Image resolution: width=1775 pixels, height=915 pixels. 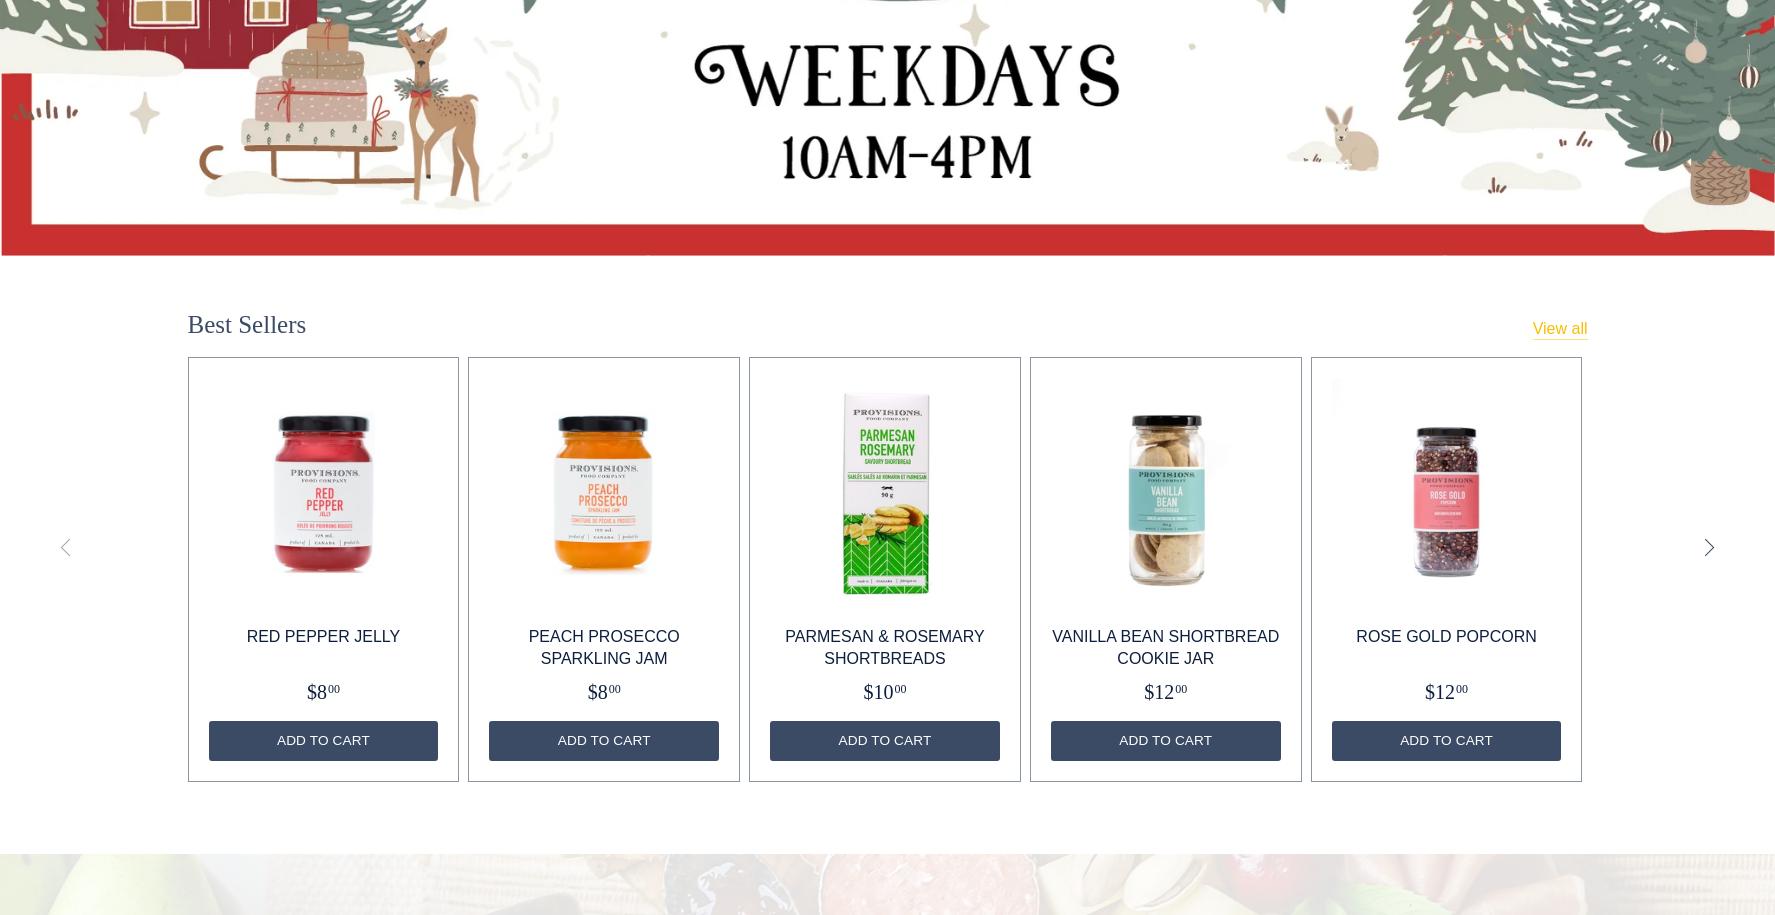 What do you see at coordinates (1164, 646) in the screenshot?
I see `'VANILLA BEAN SHORTBREAD COOKIE JAR'` at bounding box center [1164, 646].